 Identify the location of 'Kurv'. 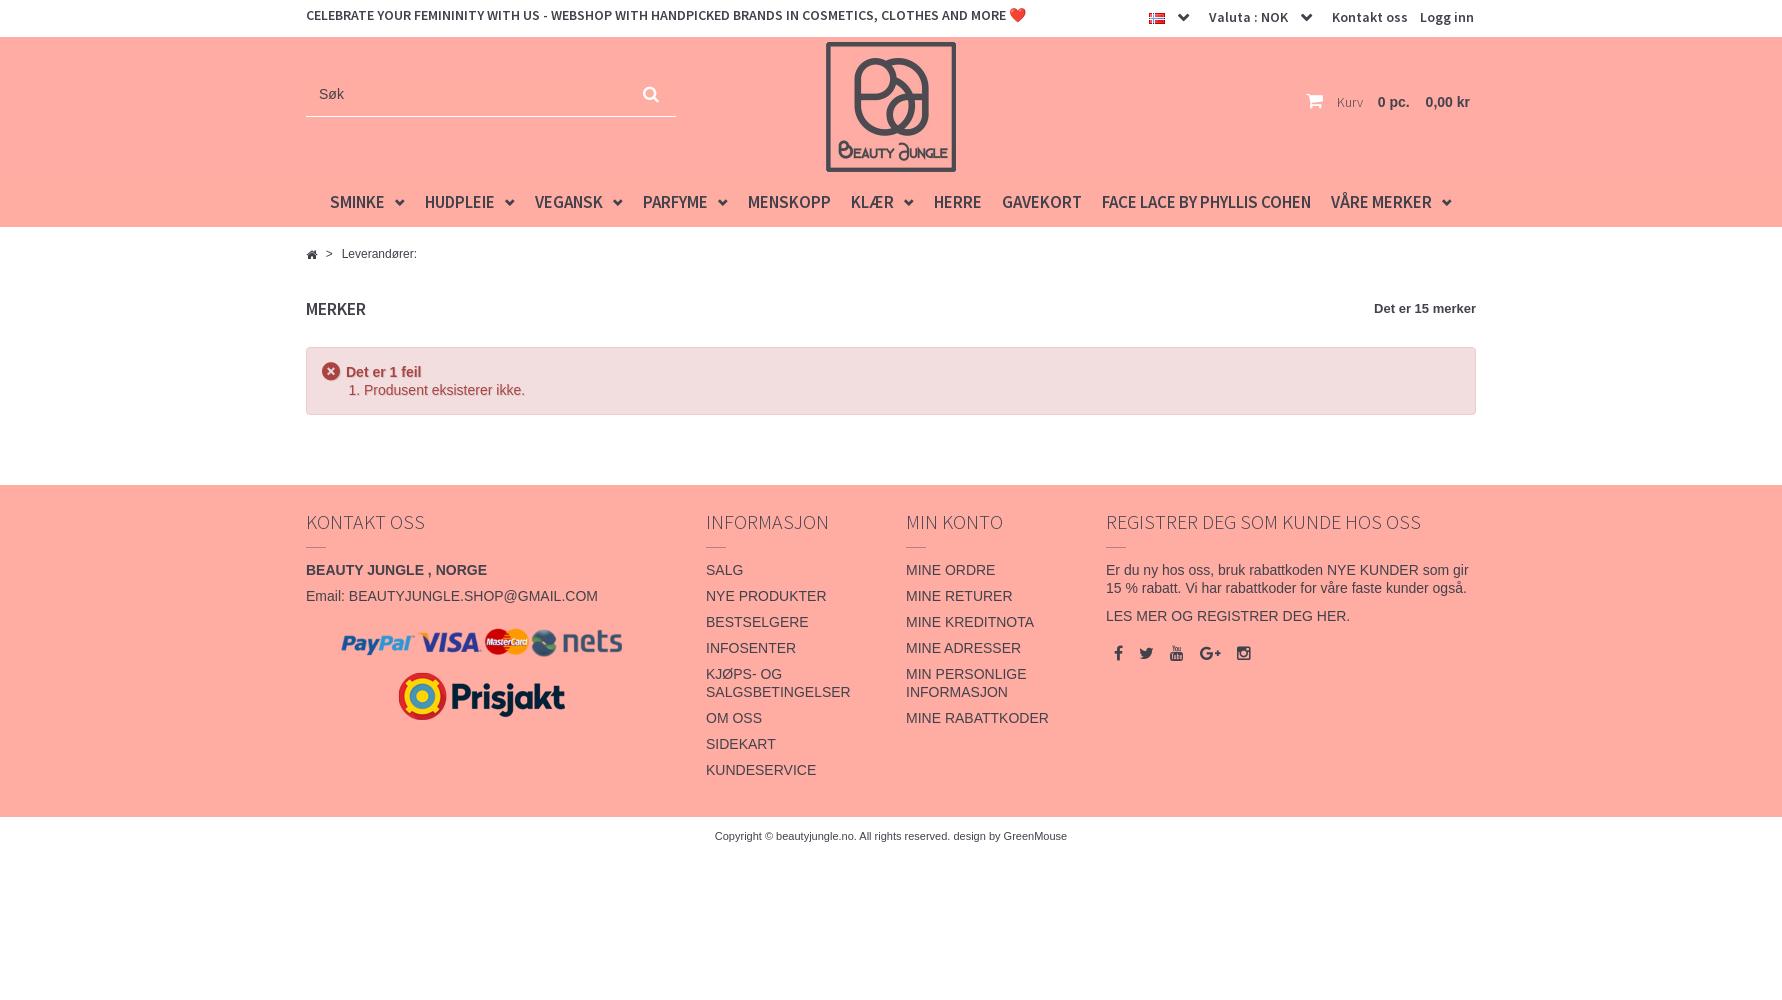
(1347, 101).